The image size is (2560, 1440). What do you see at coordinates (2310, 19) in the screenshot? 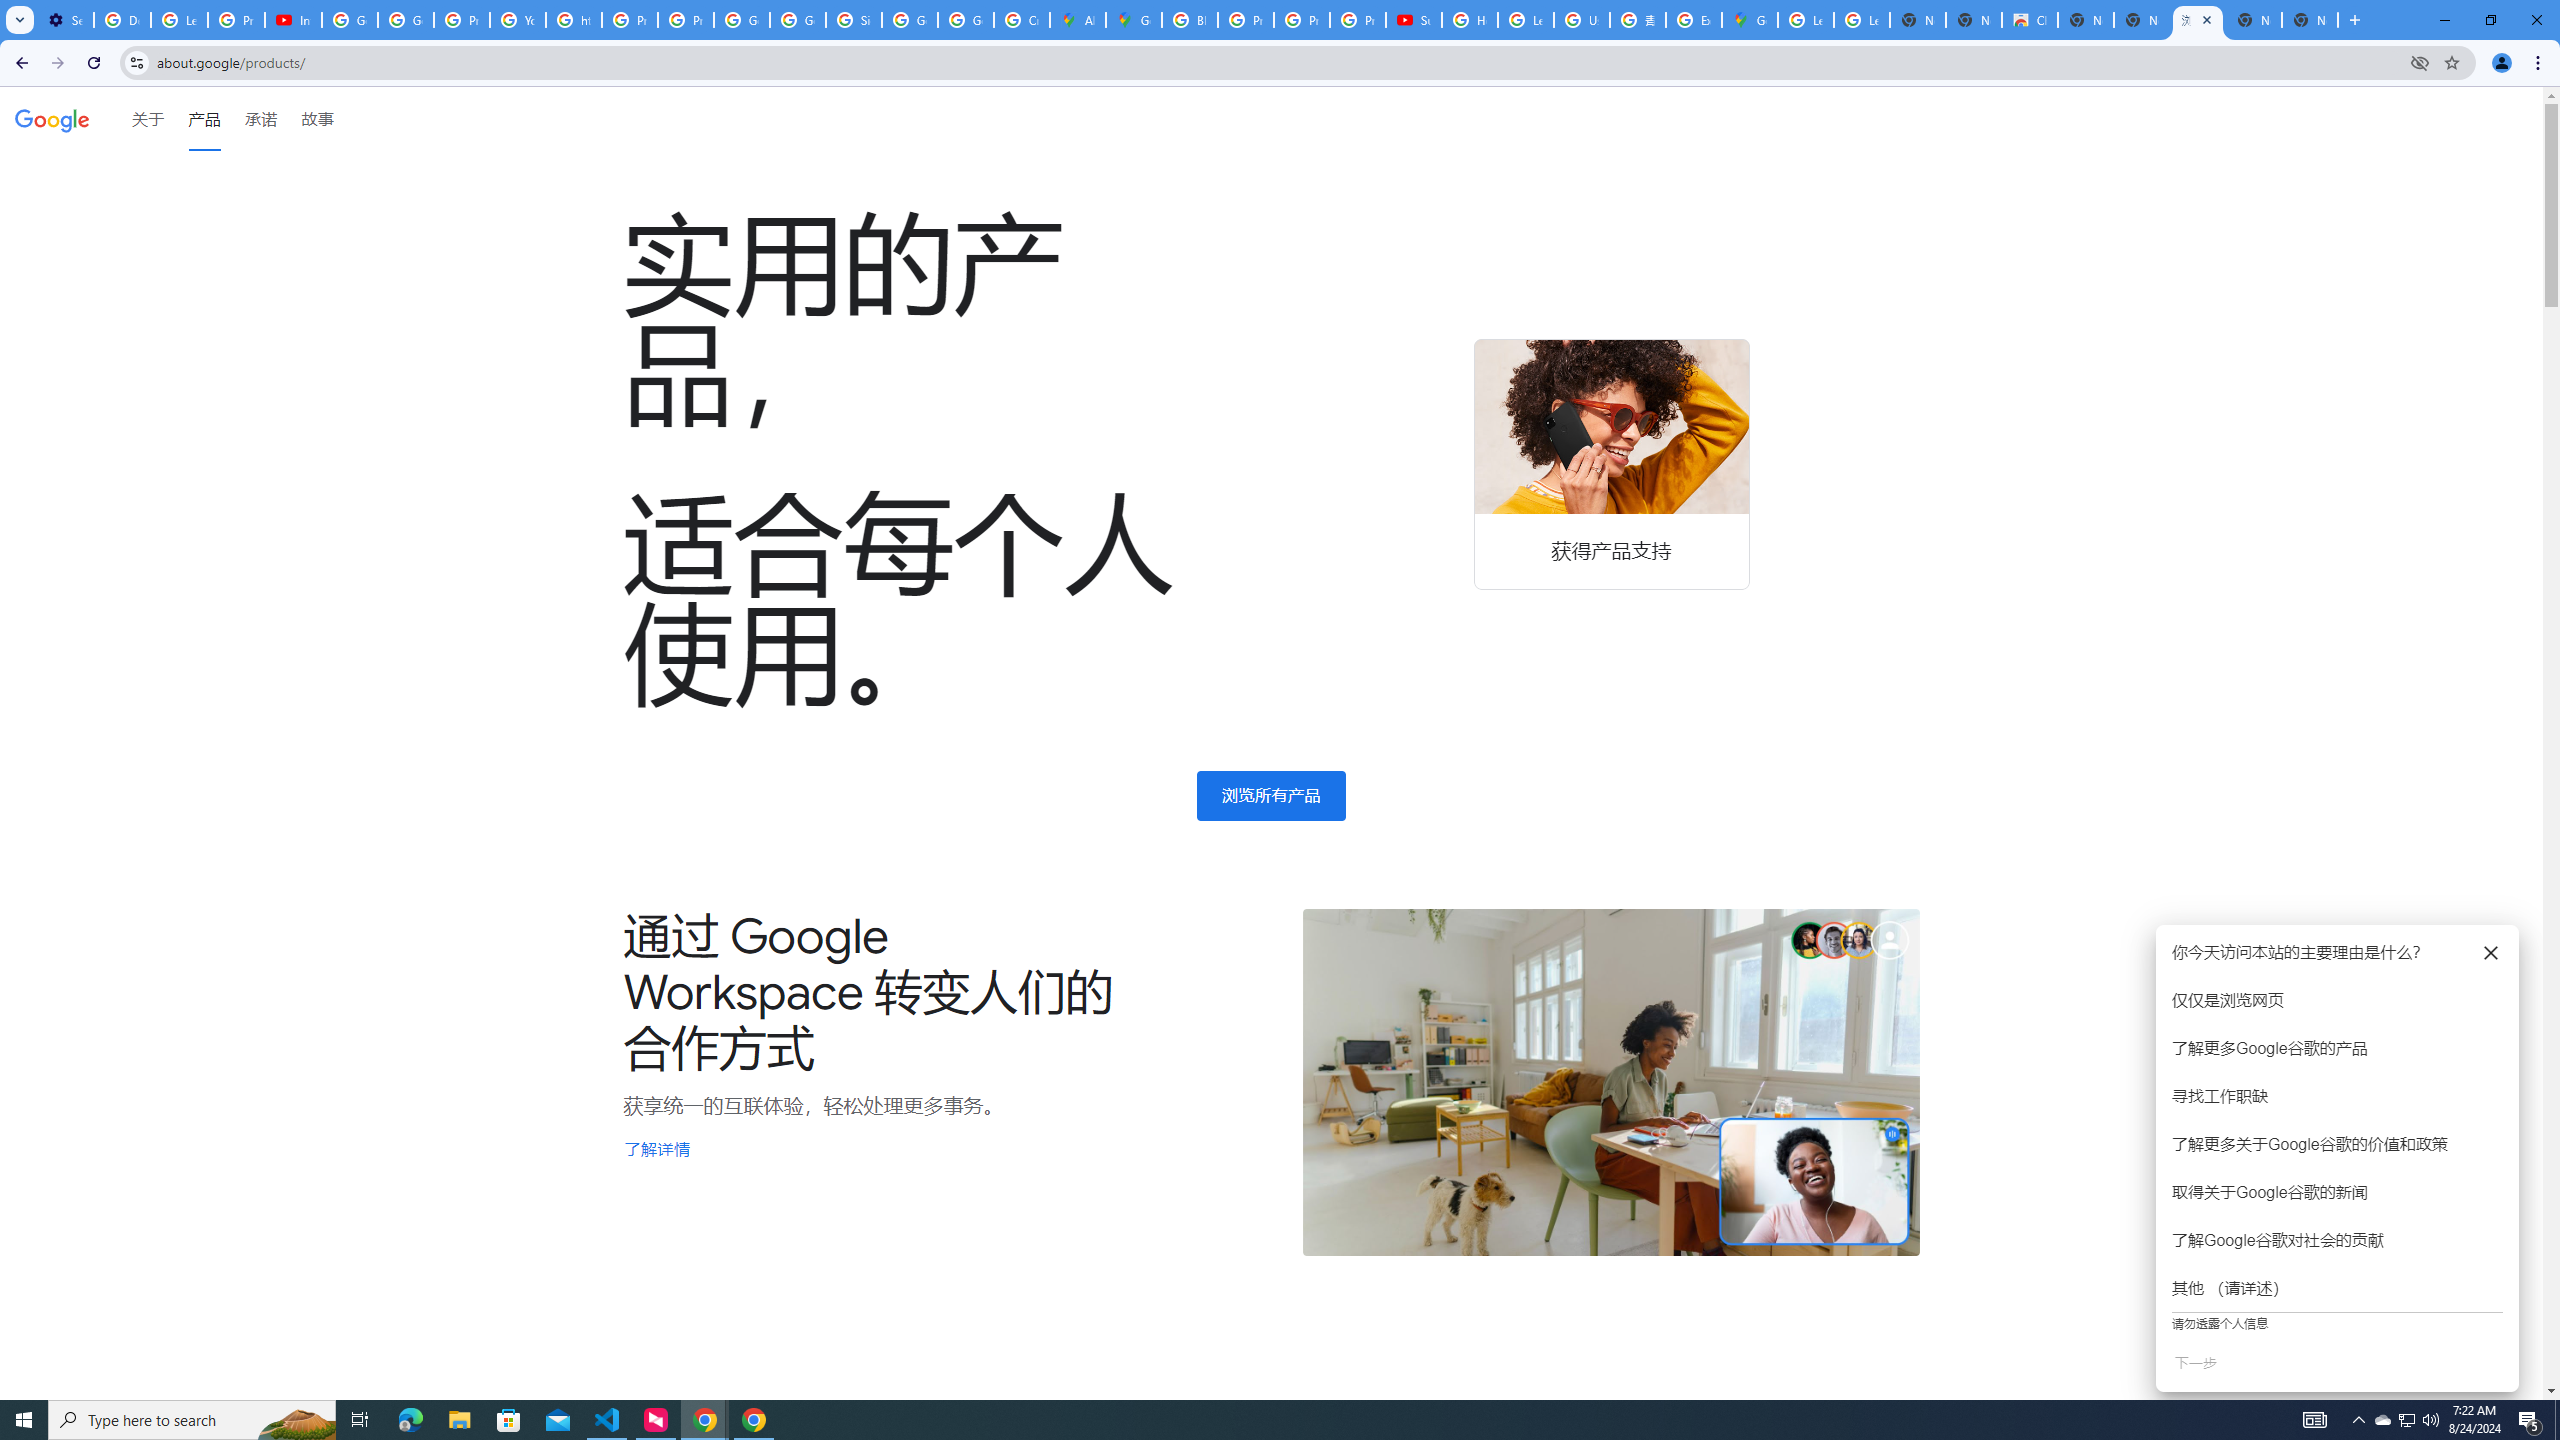
I see `'New Tab'` at bounding box center [2310, 19].